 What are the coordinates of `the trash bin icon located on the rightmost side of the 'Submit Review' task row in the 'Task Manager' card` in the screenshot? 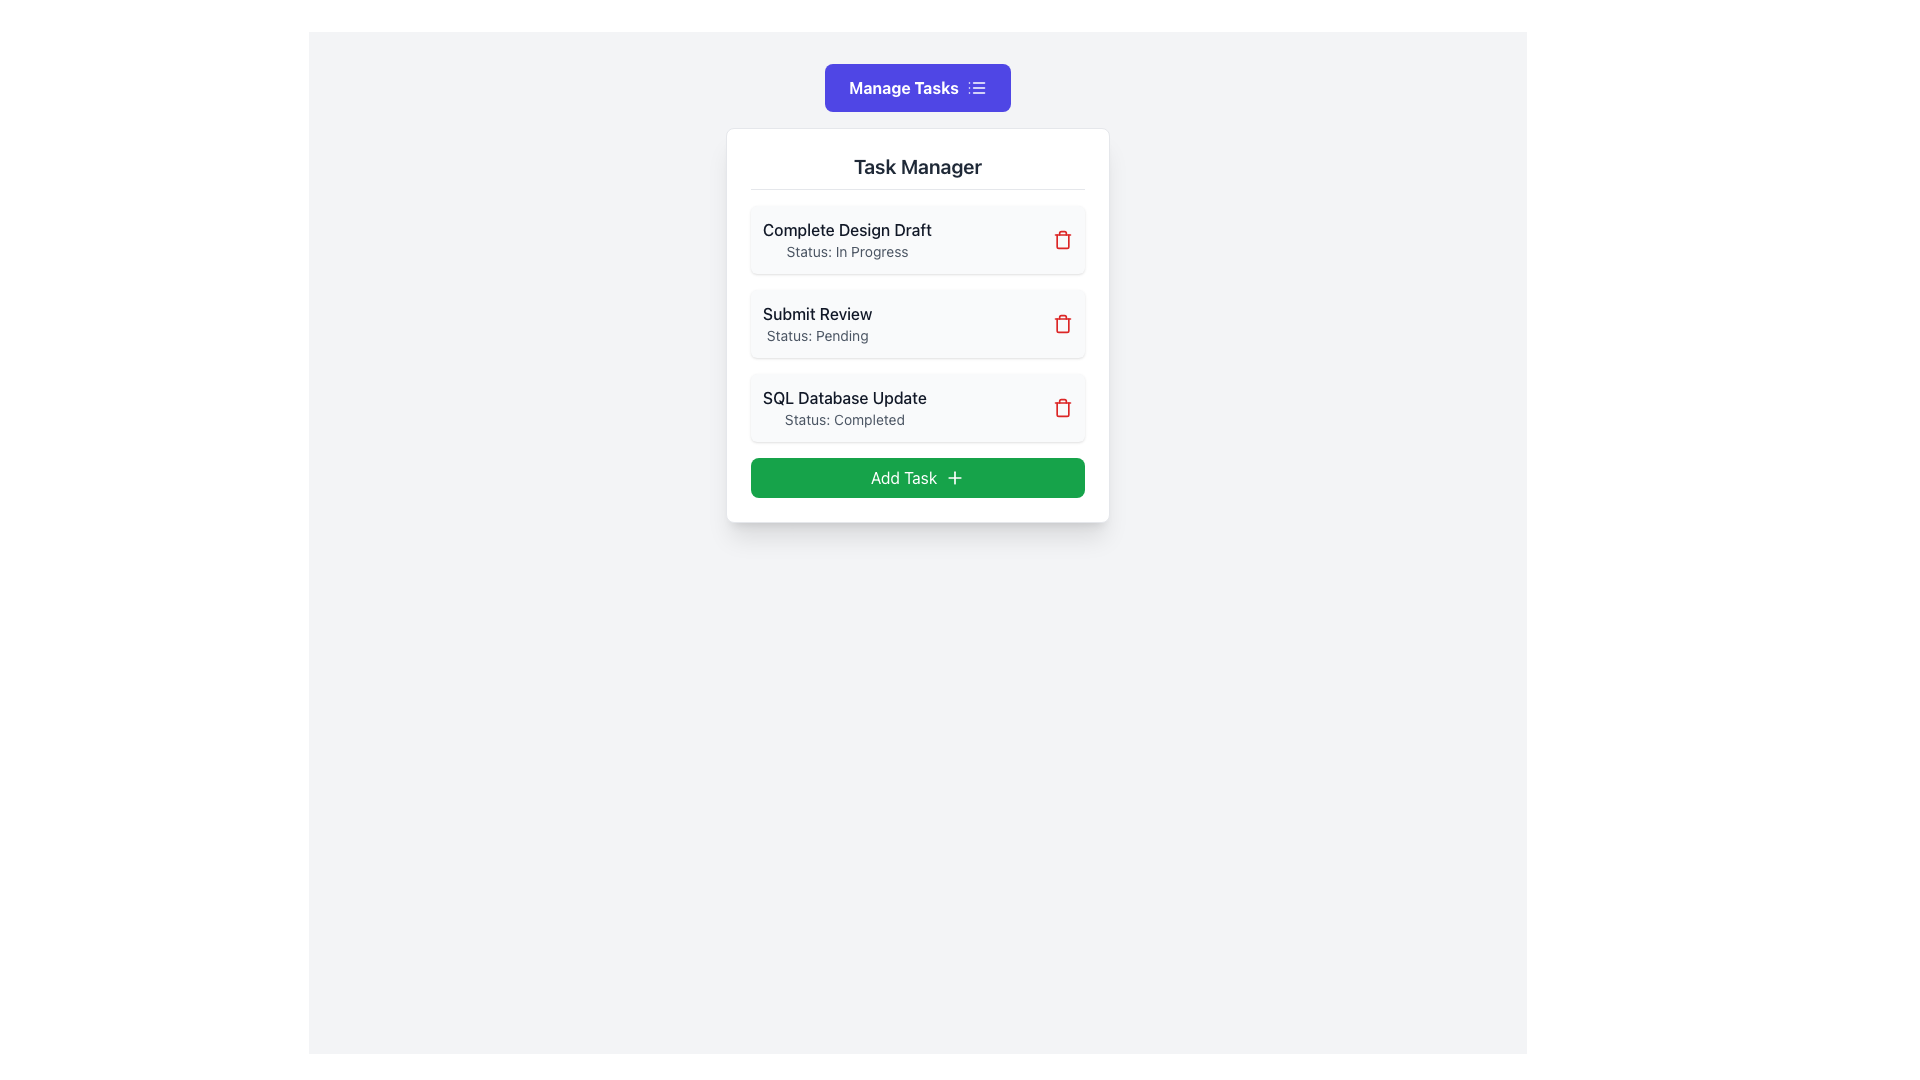 It's located at (1061, 323).